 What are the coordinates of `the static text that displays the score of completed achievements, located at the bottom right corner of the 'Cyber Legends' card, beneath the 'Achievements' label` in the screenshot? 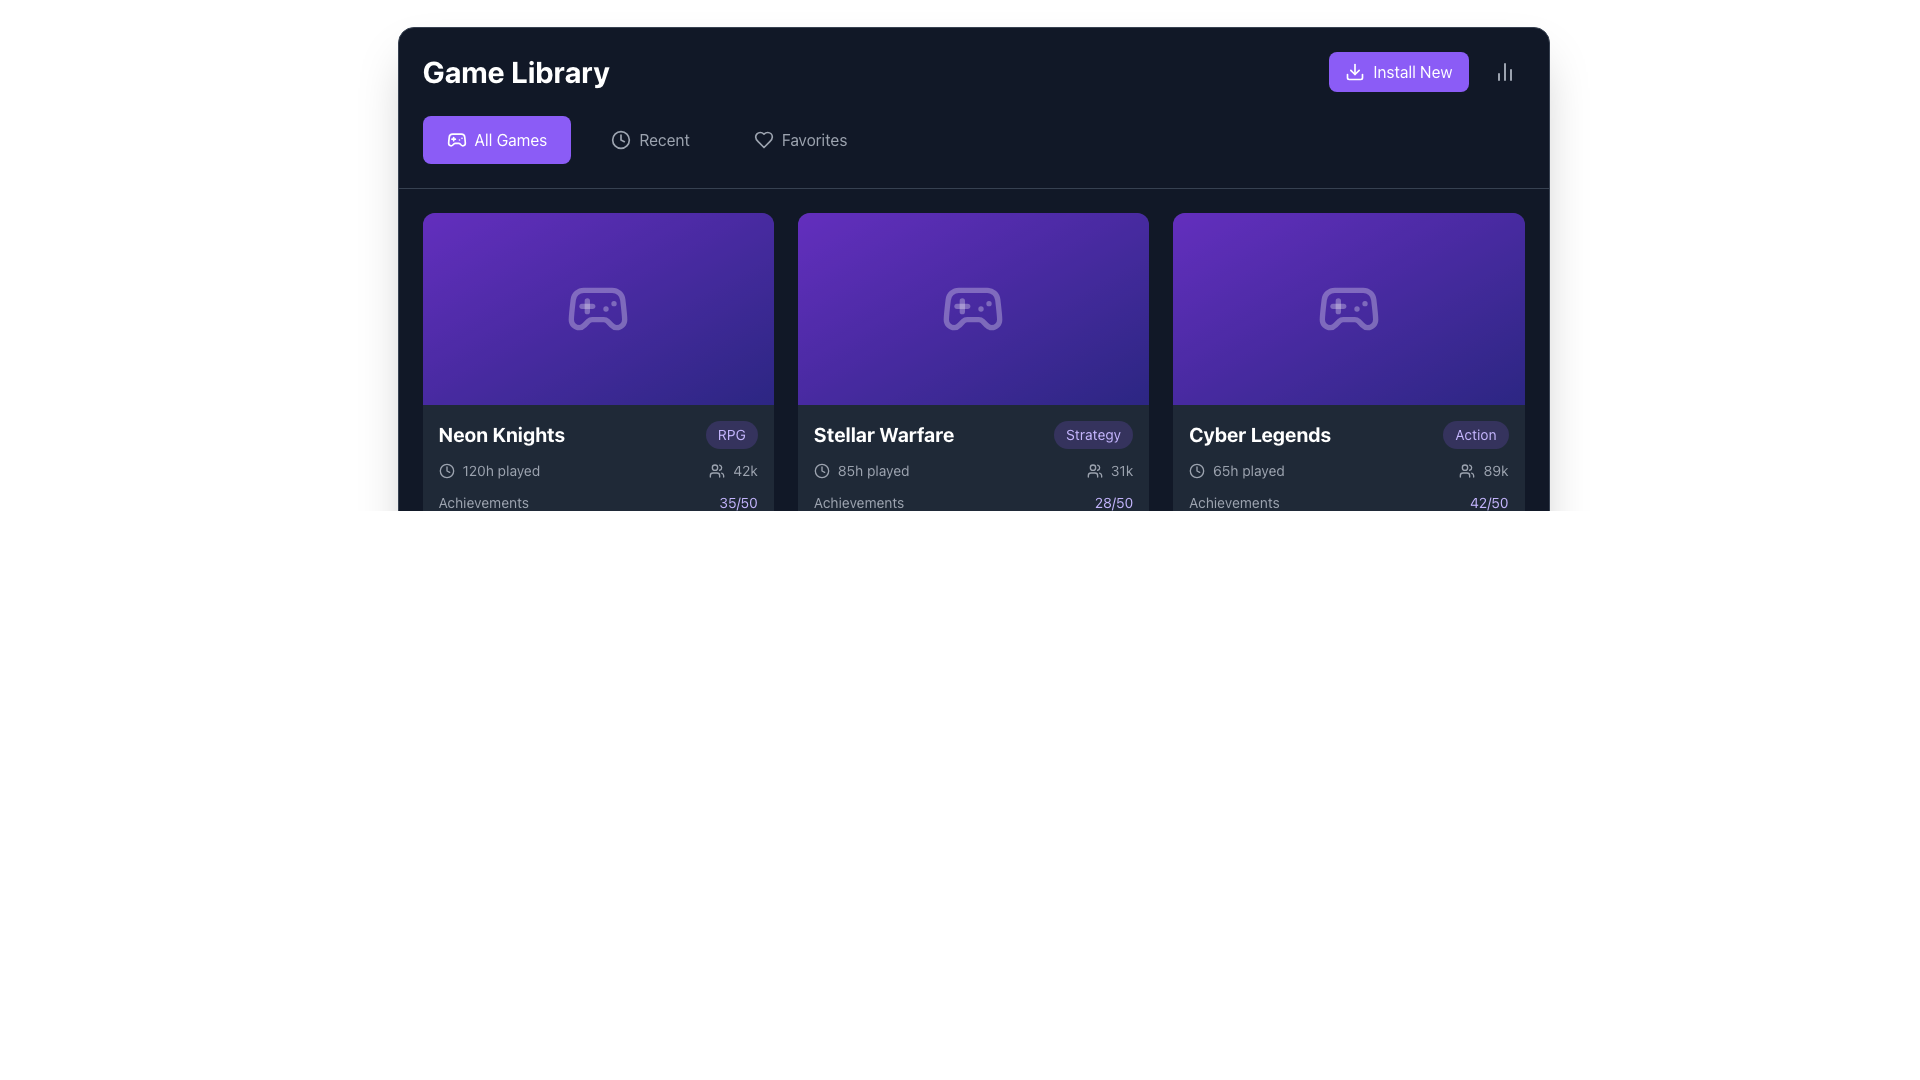 It's located at (1489, 501).